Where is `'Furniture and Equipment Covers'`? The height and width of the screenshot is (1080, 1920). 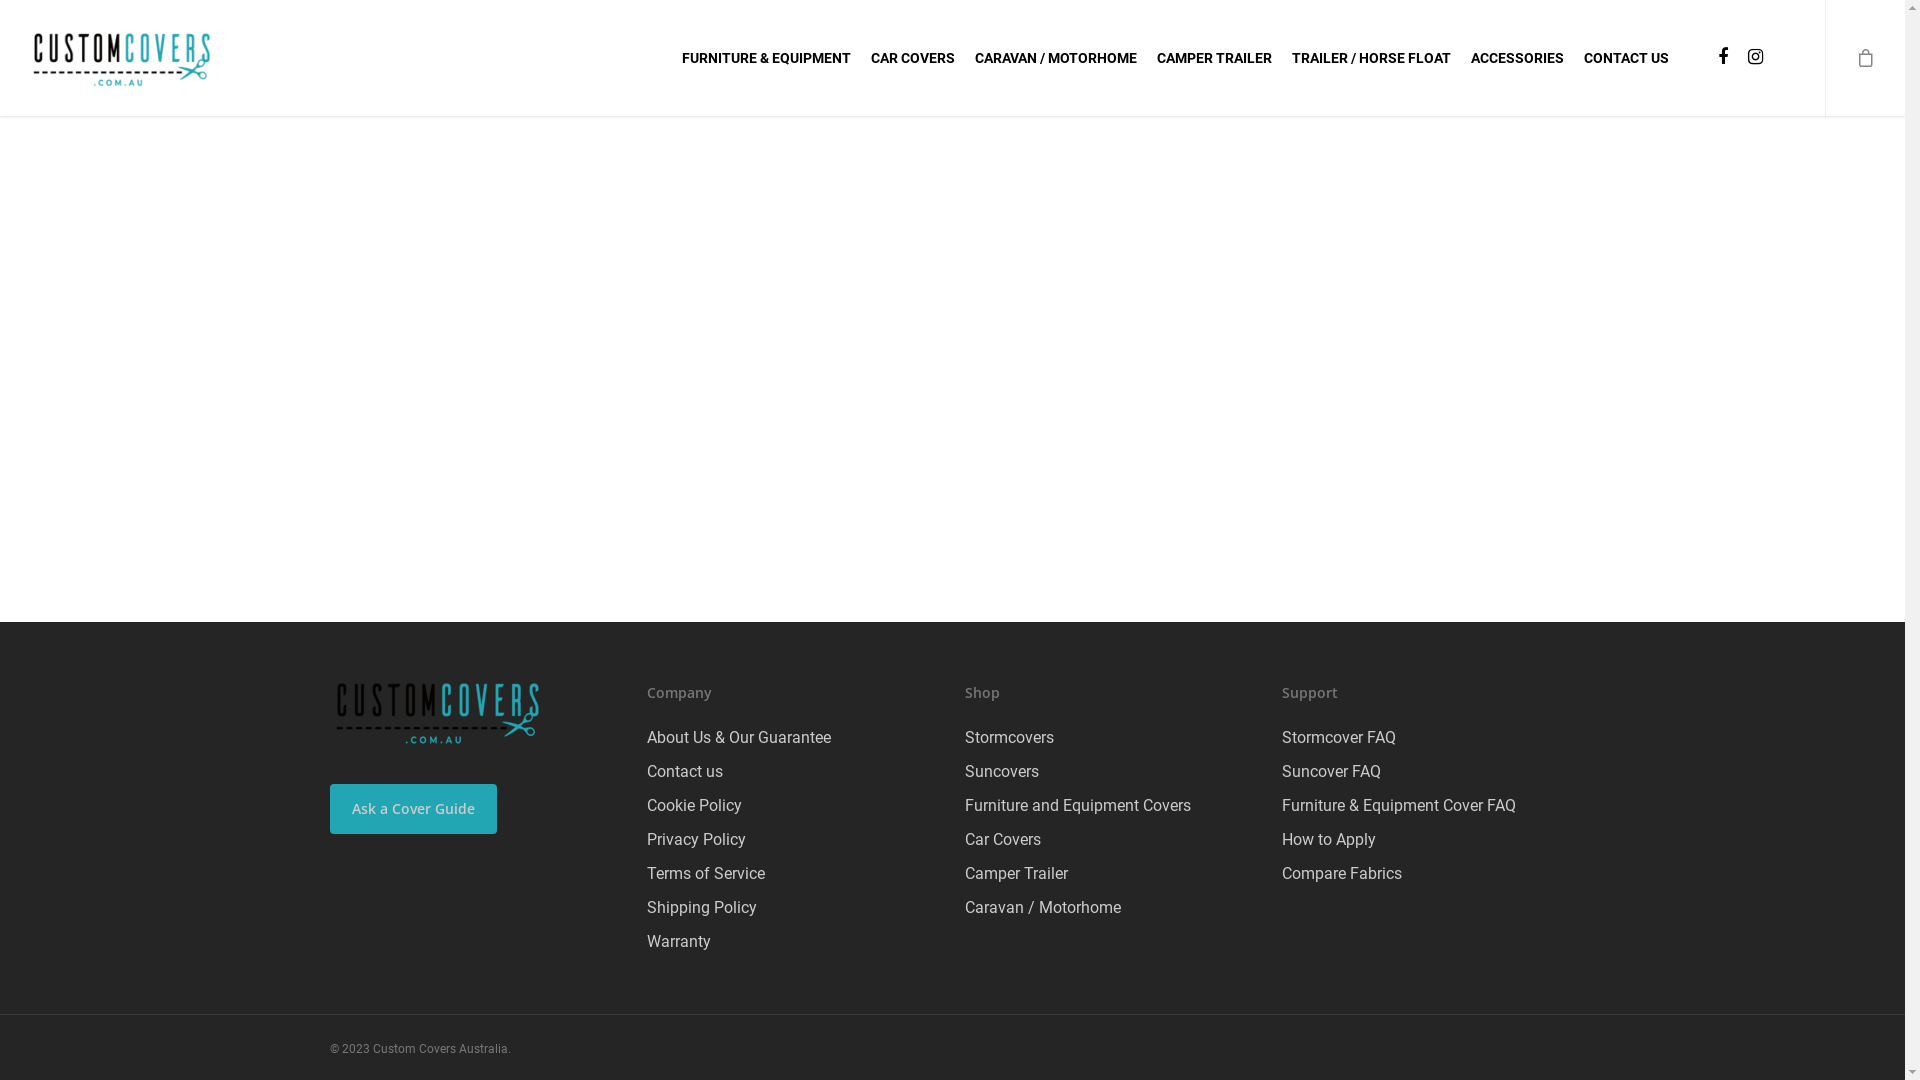
'Furniture and Equipment Covers' is located at coordinates (1110, 805).